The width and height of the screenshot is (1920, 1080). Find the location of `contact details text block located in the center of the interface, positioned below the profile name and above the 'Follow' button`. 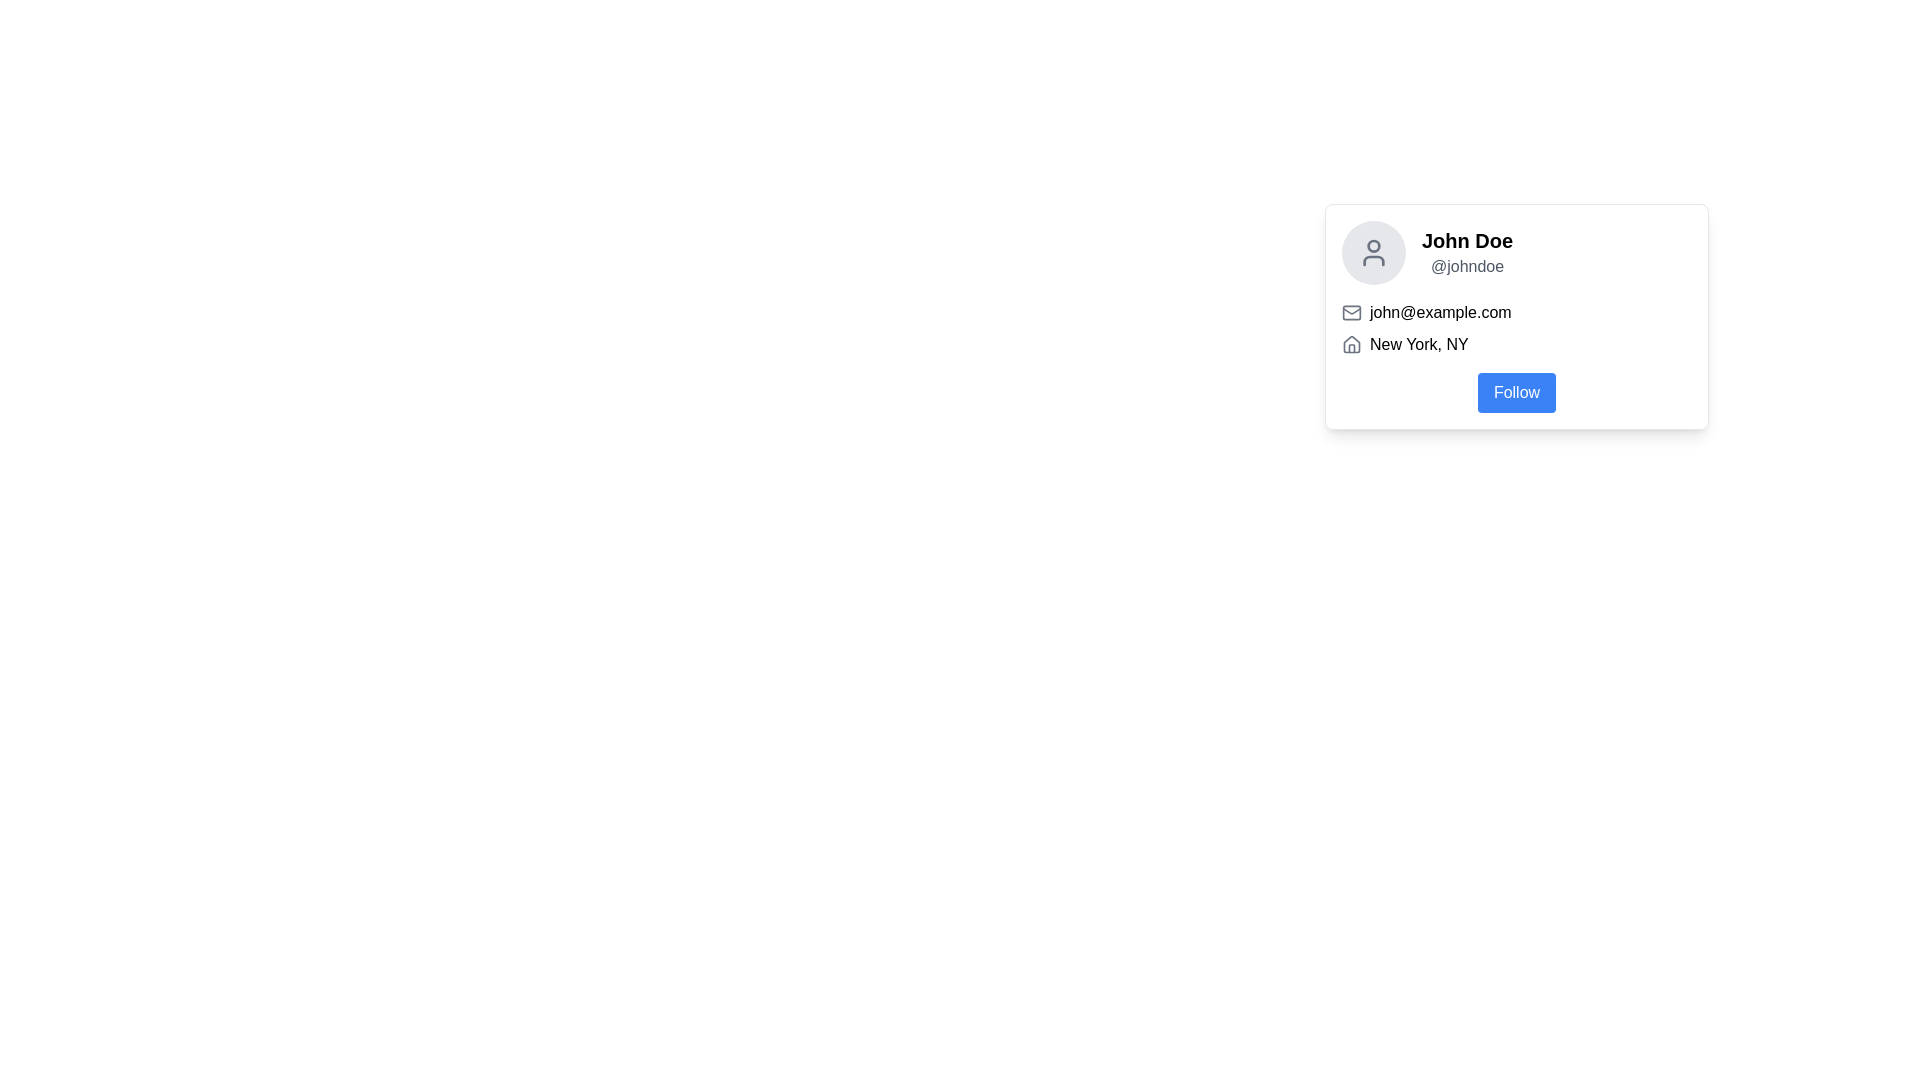

contact details text block located in the center of the interface, positioned below the profile name and above the 'Follow' button is located at coordinates (1516, 327).